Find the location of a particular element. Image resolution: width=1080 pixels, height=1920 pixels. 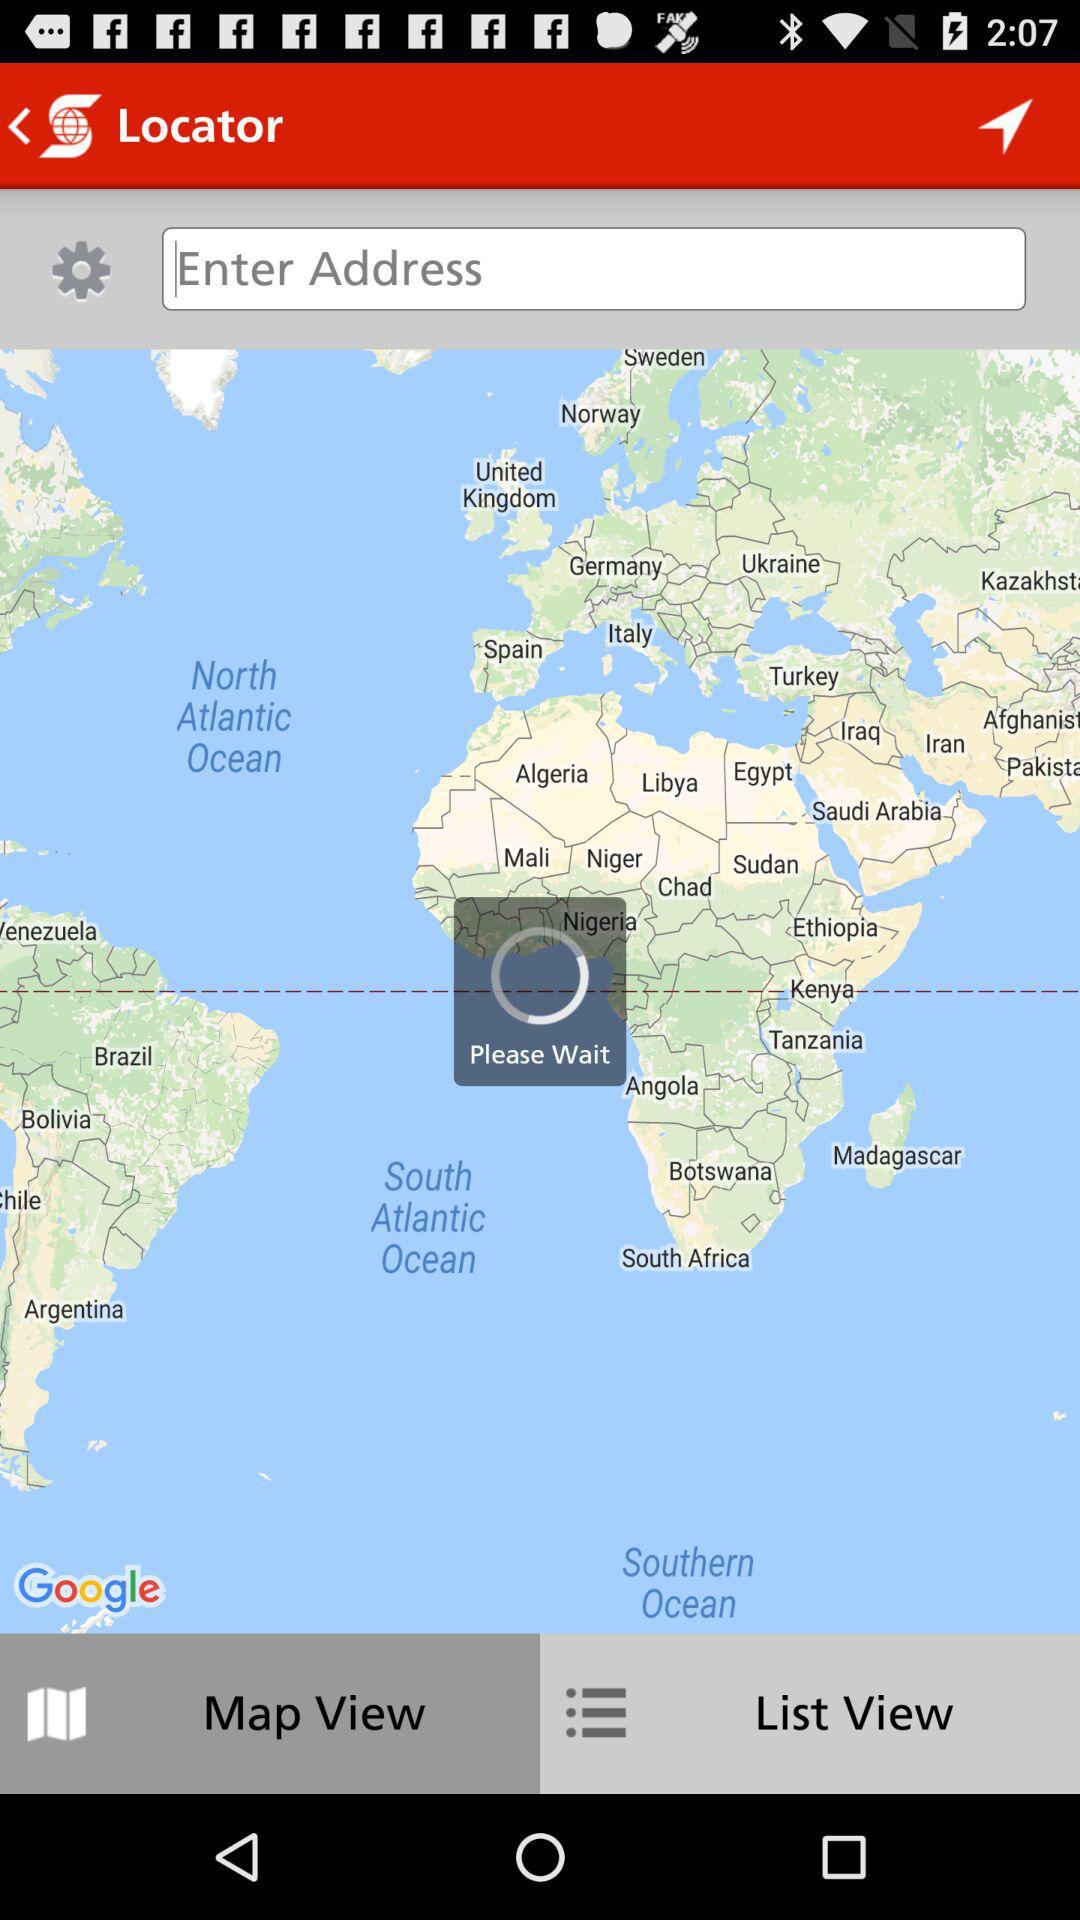

icon above map view item is located at coordinates (540, 991).